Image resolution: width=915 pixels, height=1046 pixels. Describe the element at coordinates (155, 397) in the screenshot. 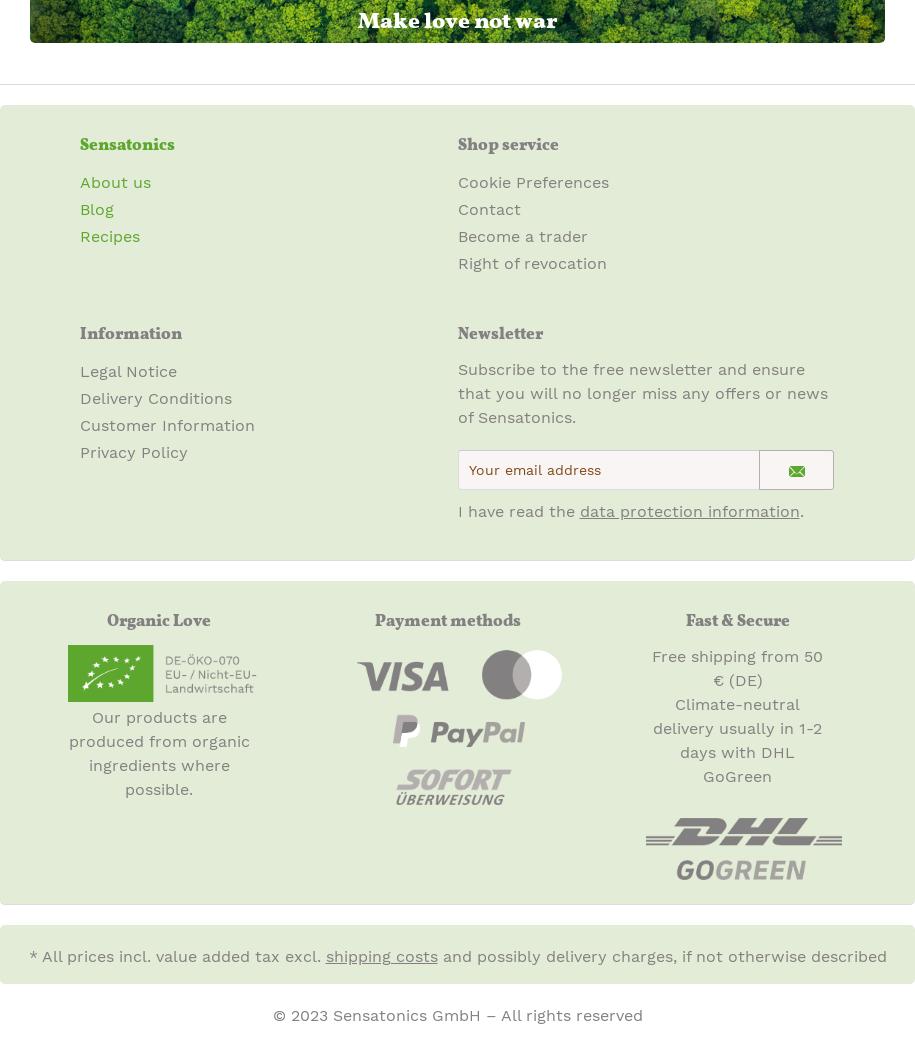

I see `'Delivery Conditions'` at that location.